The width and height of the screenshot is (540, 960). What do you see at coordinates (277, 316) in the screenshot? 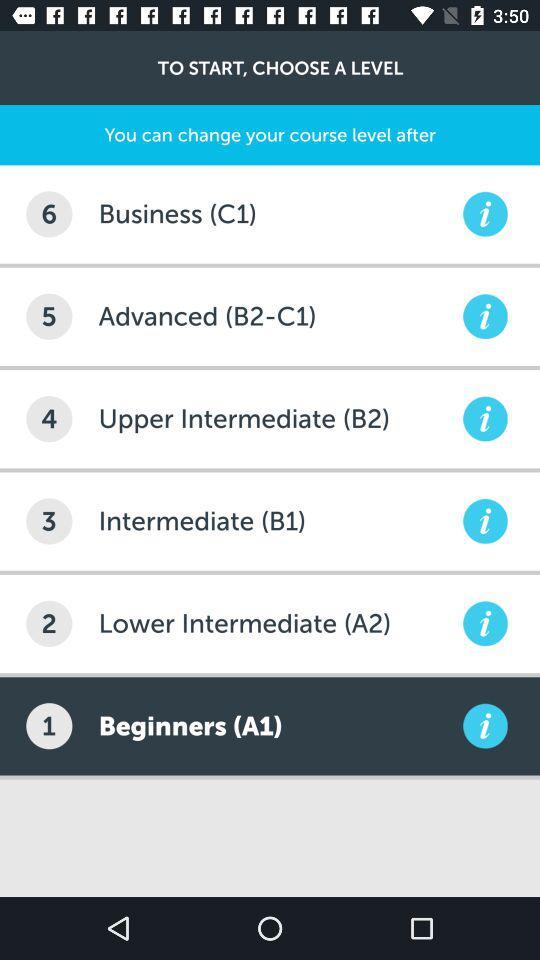
I see `advanced (b2-c1) item` at bounding box center [277, 316].